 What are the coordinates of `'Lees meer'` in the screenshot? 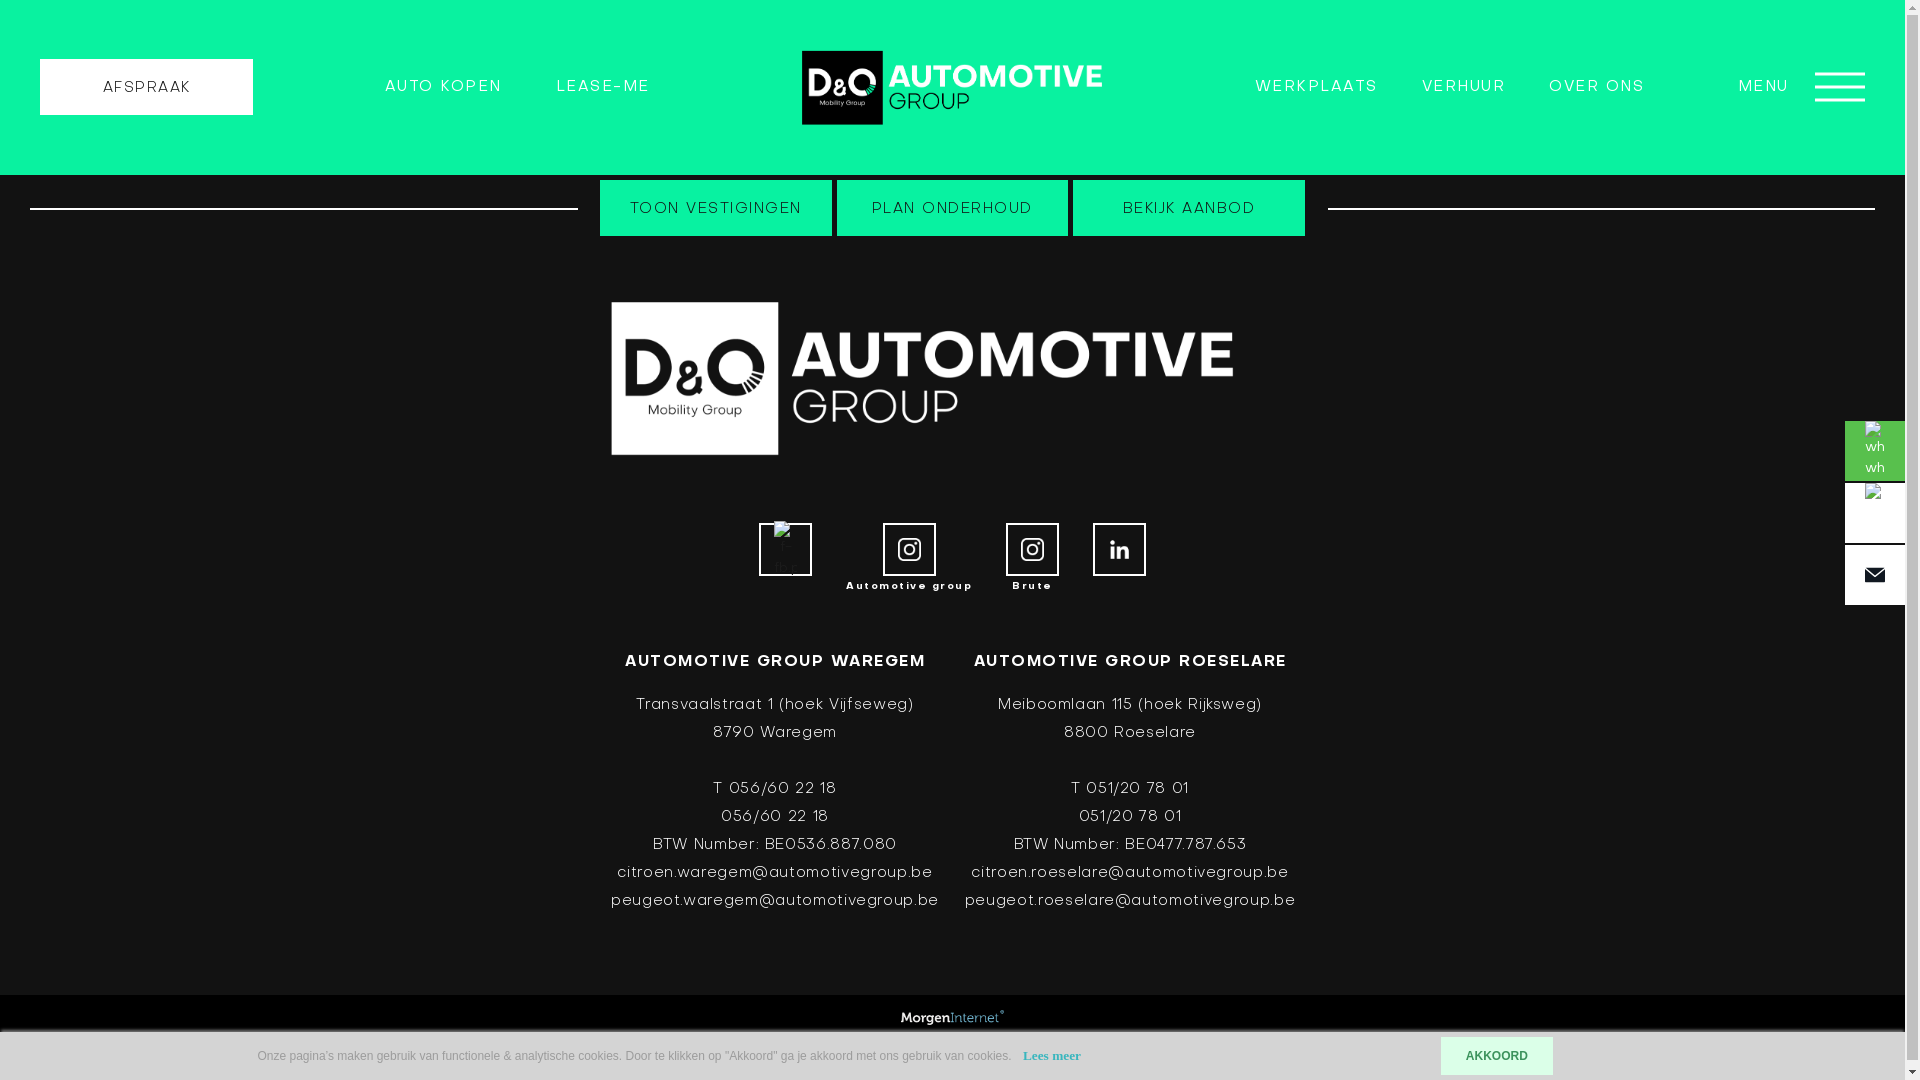 It's located at (1050, 1054).